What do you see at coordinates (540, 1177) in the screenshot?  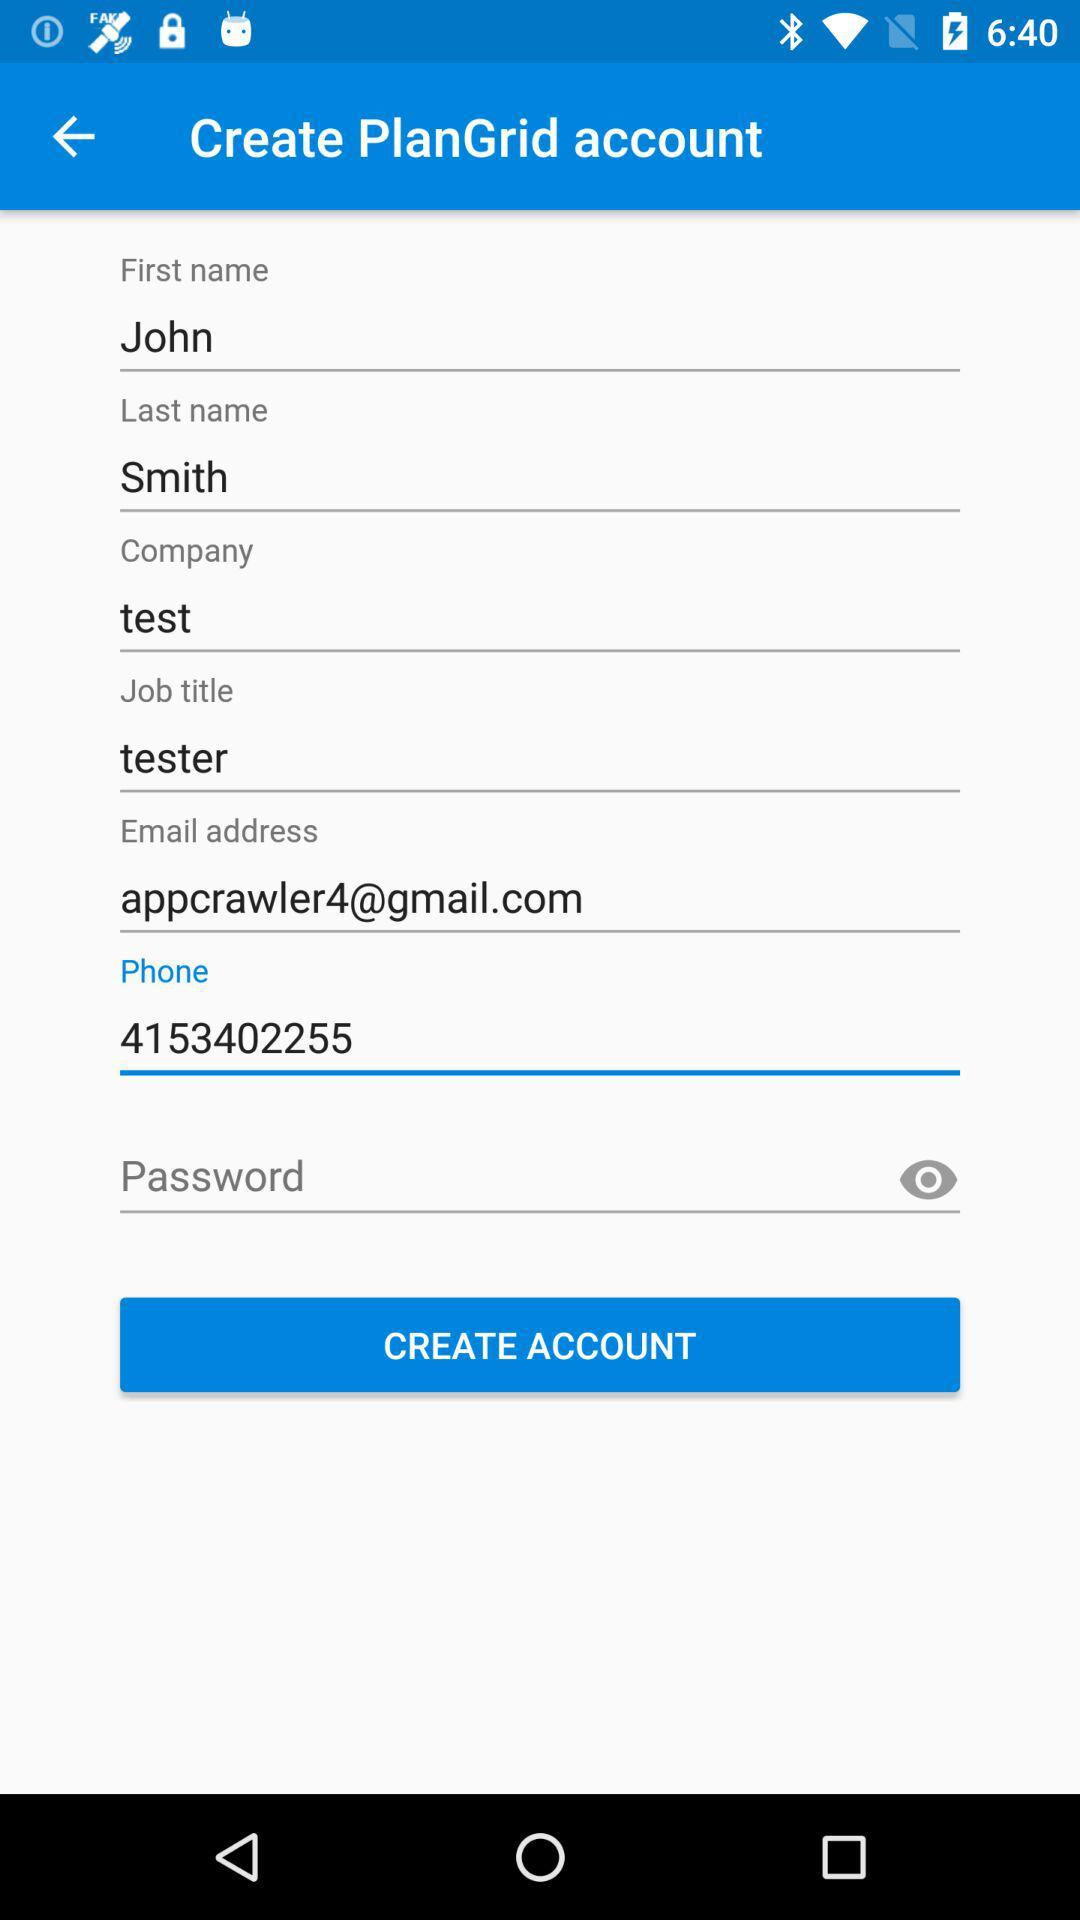 I see `the icon above create account` at bounding box center [540, 1177].